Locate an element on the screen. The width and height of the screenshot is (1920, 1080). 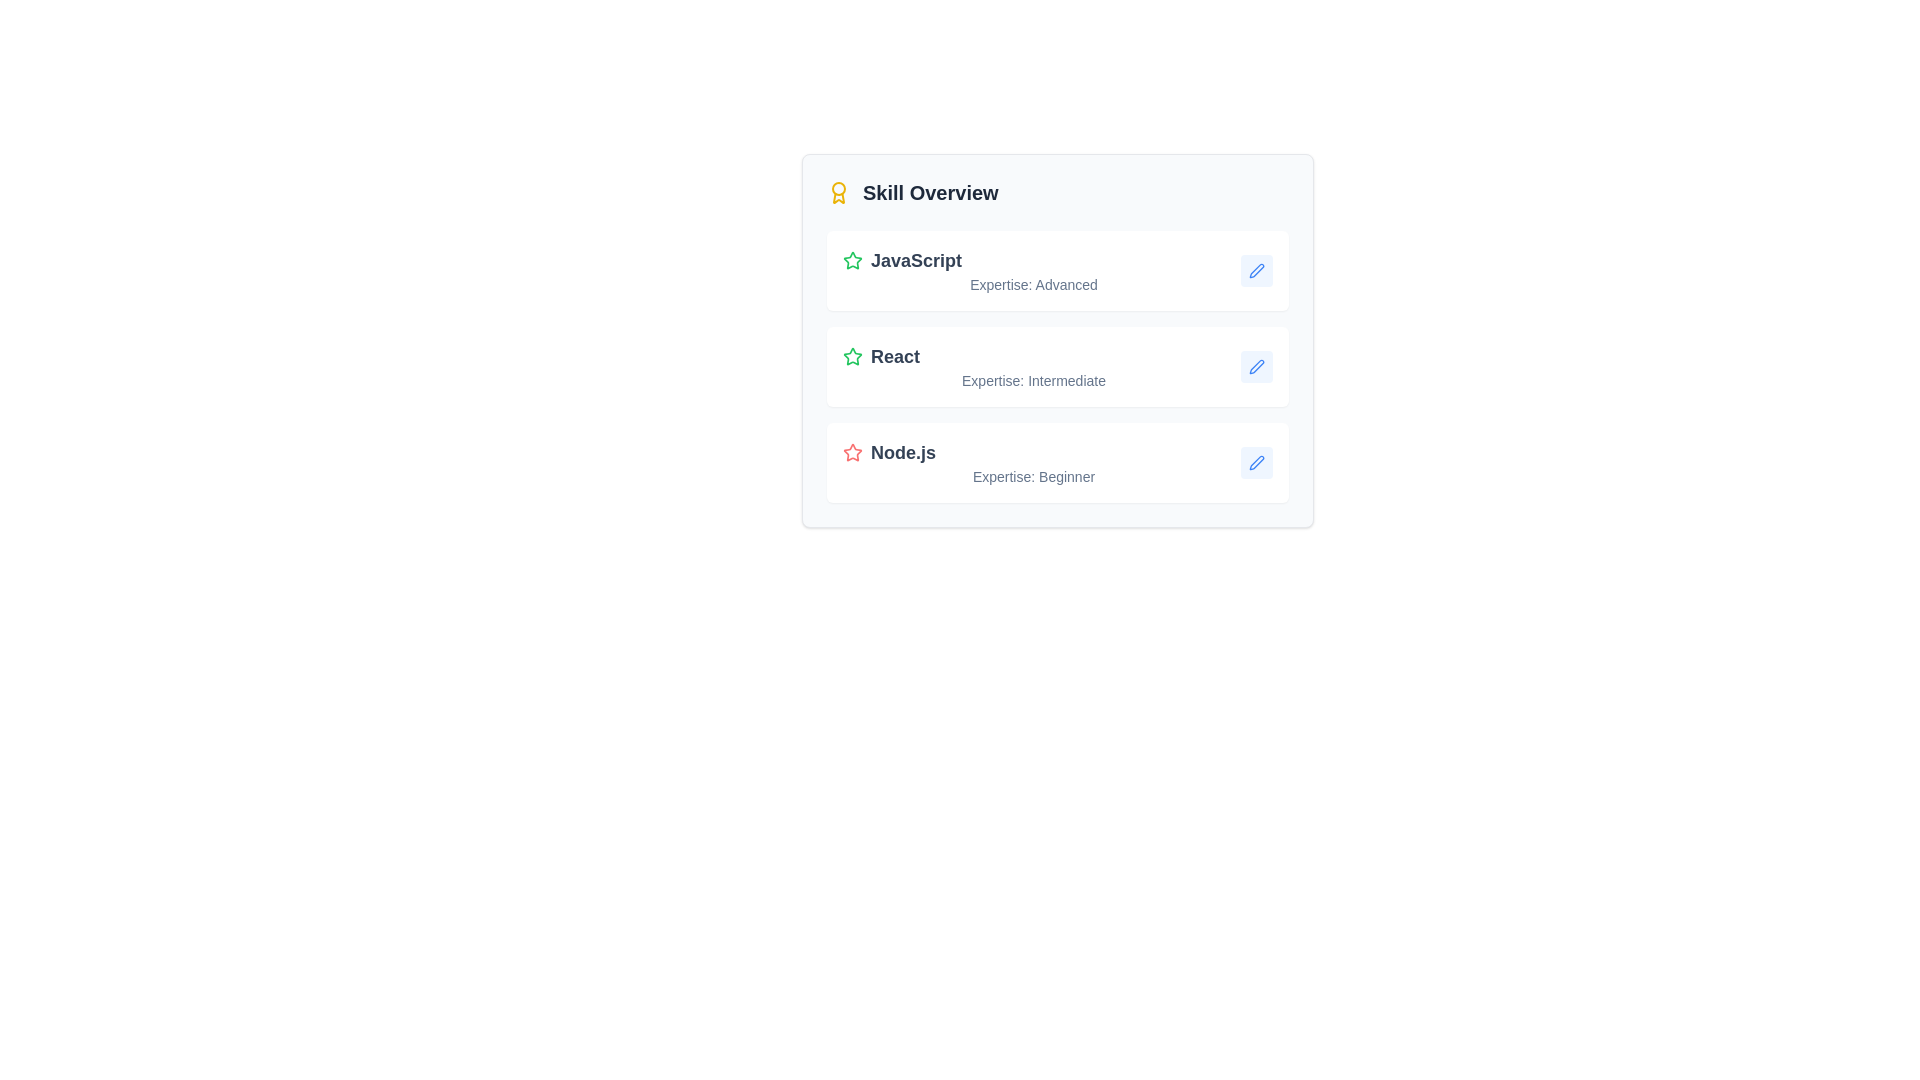
the Decorative SVG component that is the lower part of the award icon in the 'Skill Overview' section, located at the top left of the interface is located at coordinates (839, 198).